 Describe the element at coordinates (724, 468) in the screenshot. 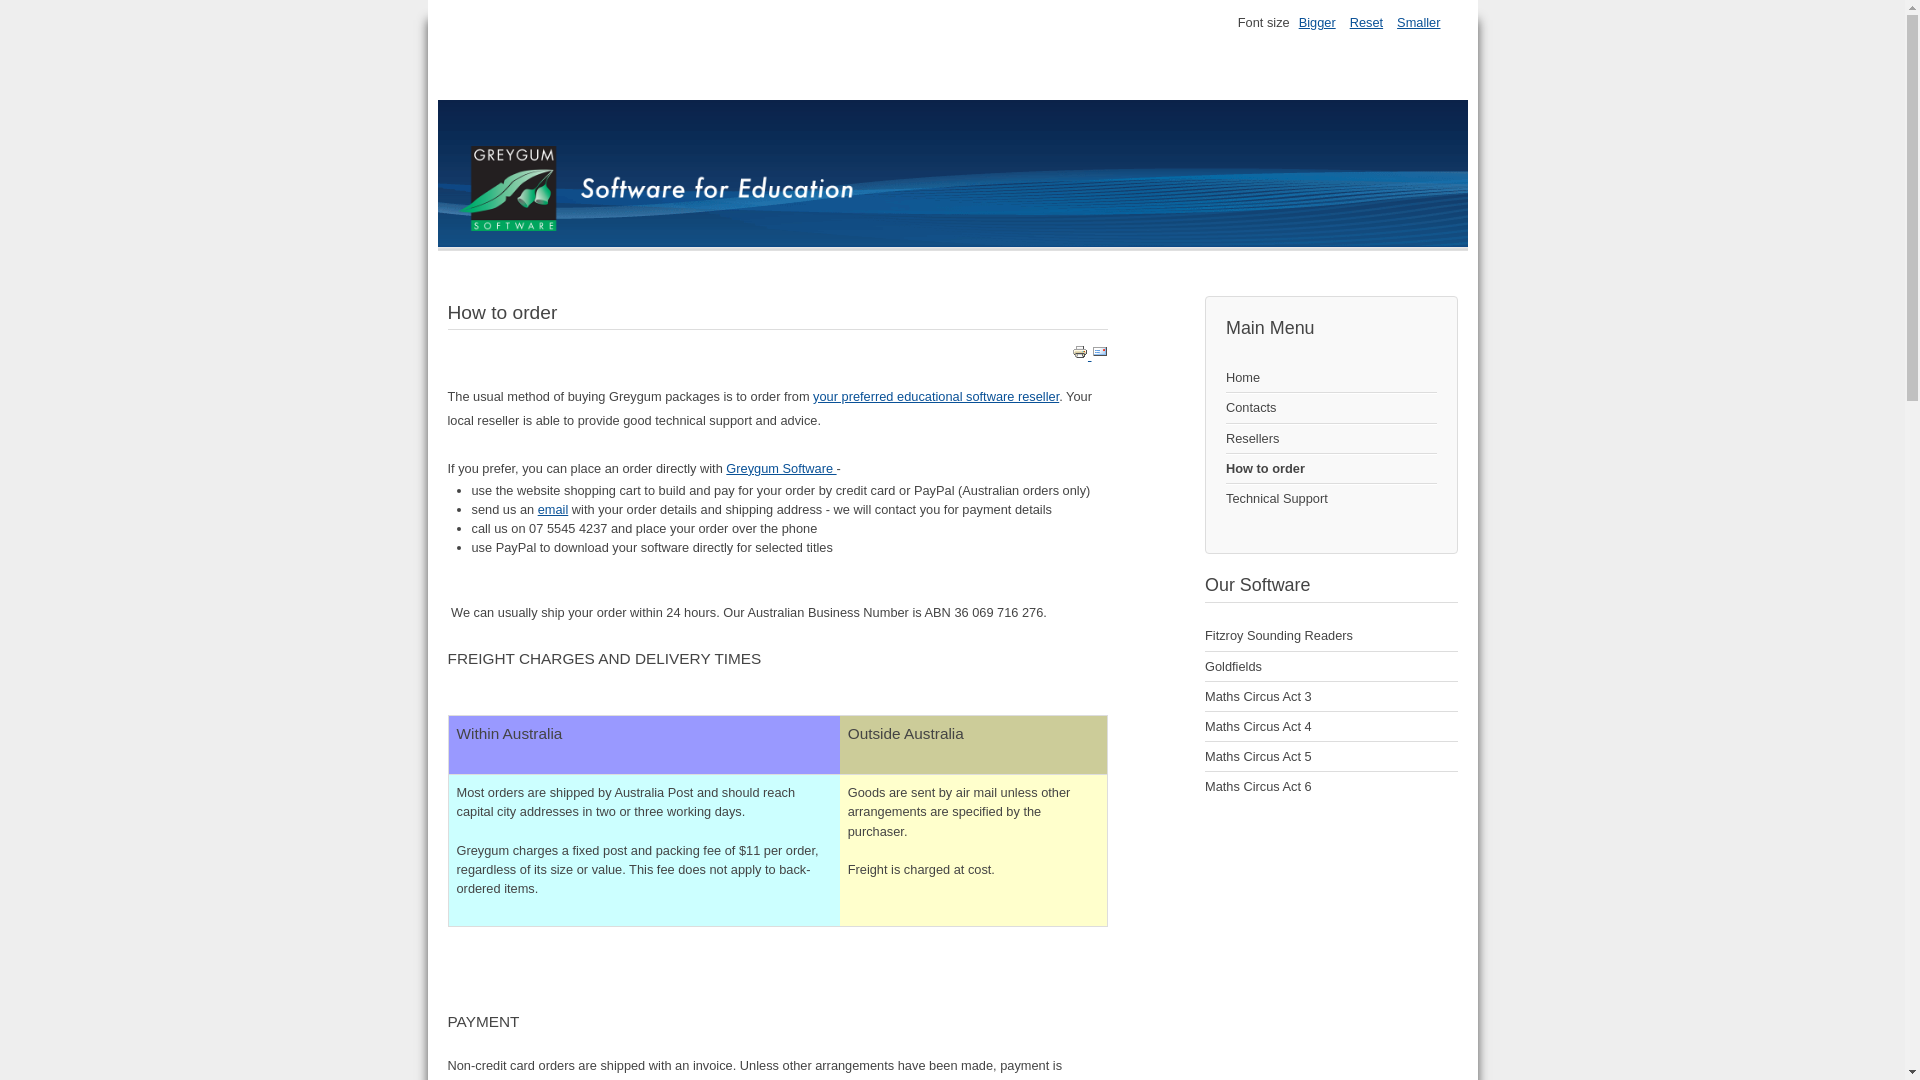

I see `'Greygum Software '` at that location.